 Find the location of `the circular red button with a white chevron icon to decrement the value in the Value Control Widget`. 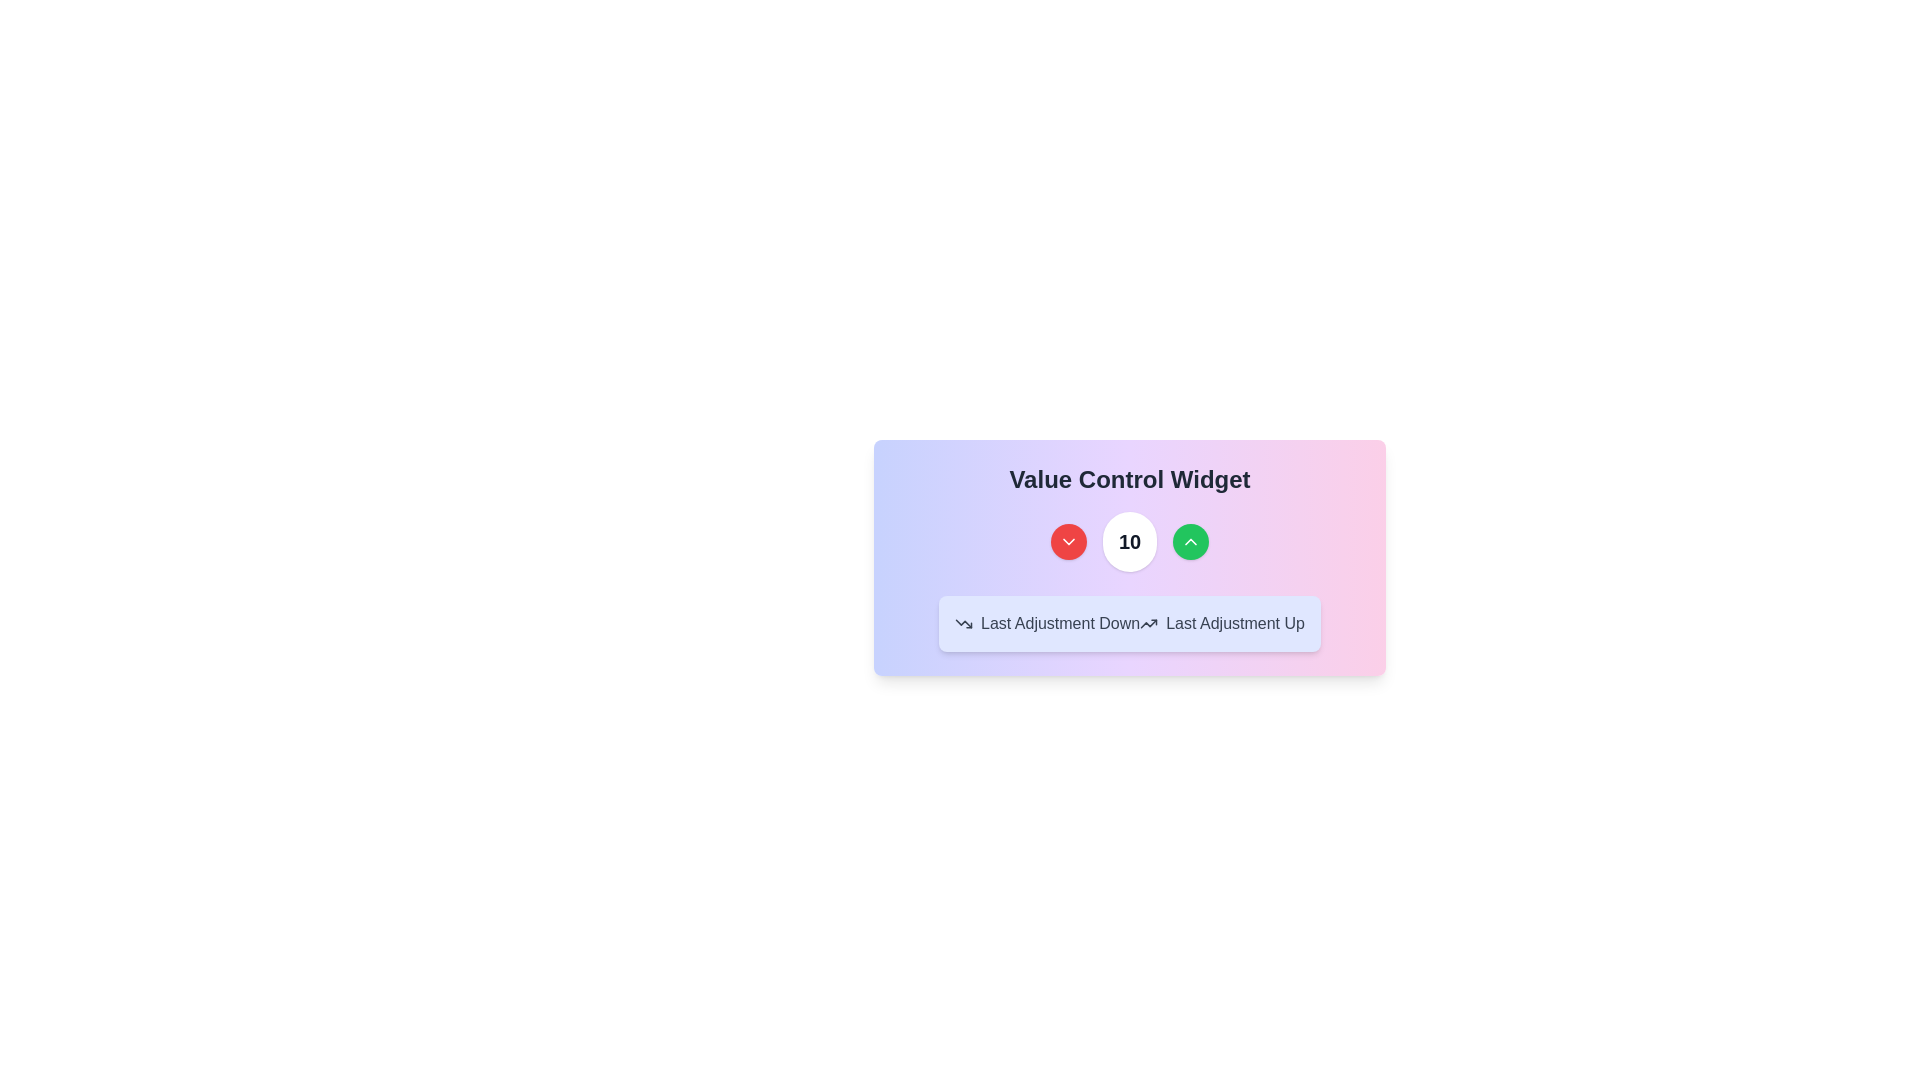

the circular red button with a white chevron icon to decrement the value in the Value Control Widget is located at coordinates (1067, 542).